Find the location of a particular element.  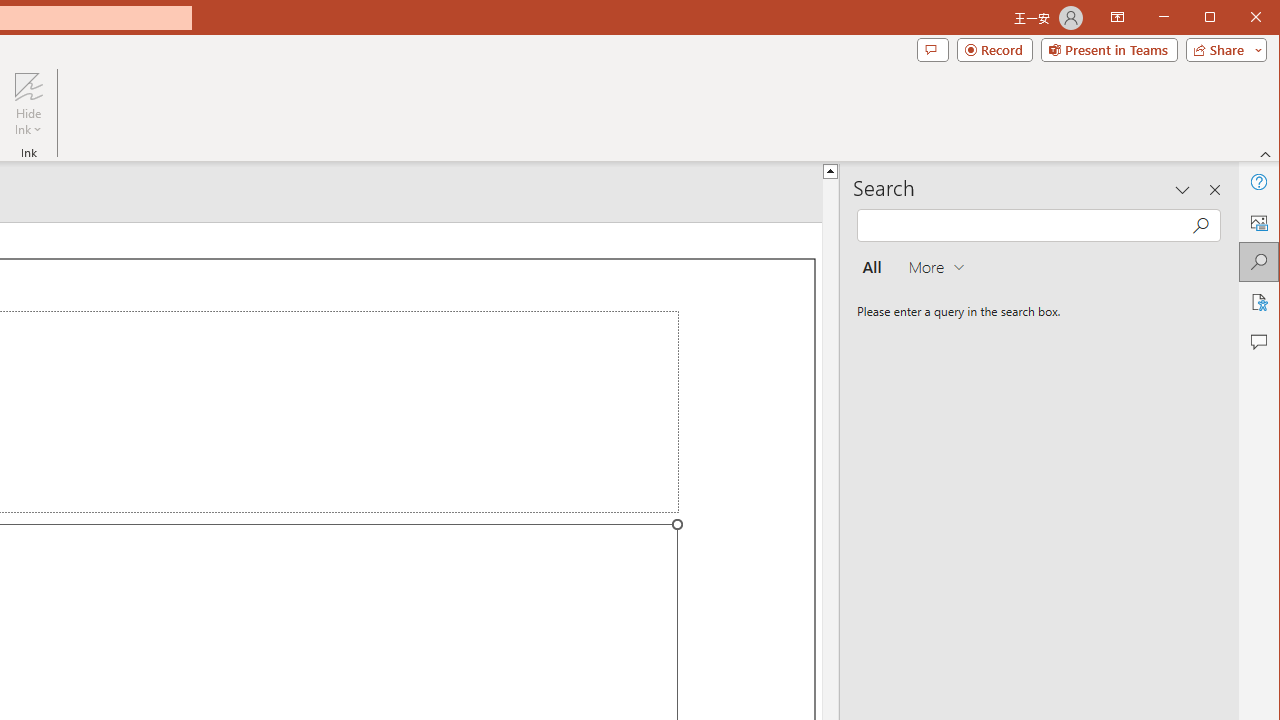

'Task Pane Options' is located at coordinates (1183, 190).